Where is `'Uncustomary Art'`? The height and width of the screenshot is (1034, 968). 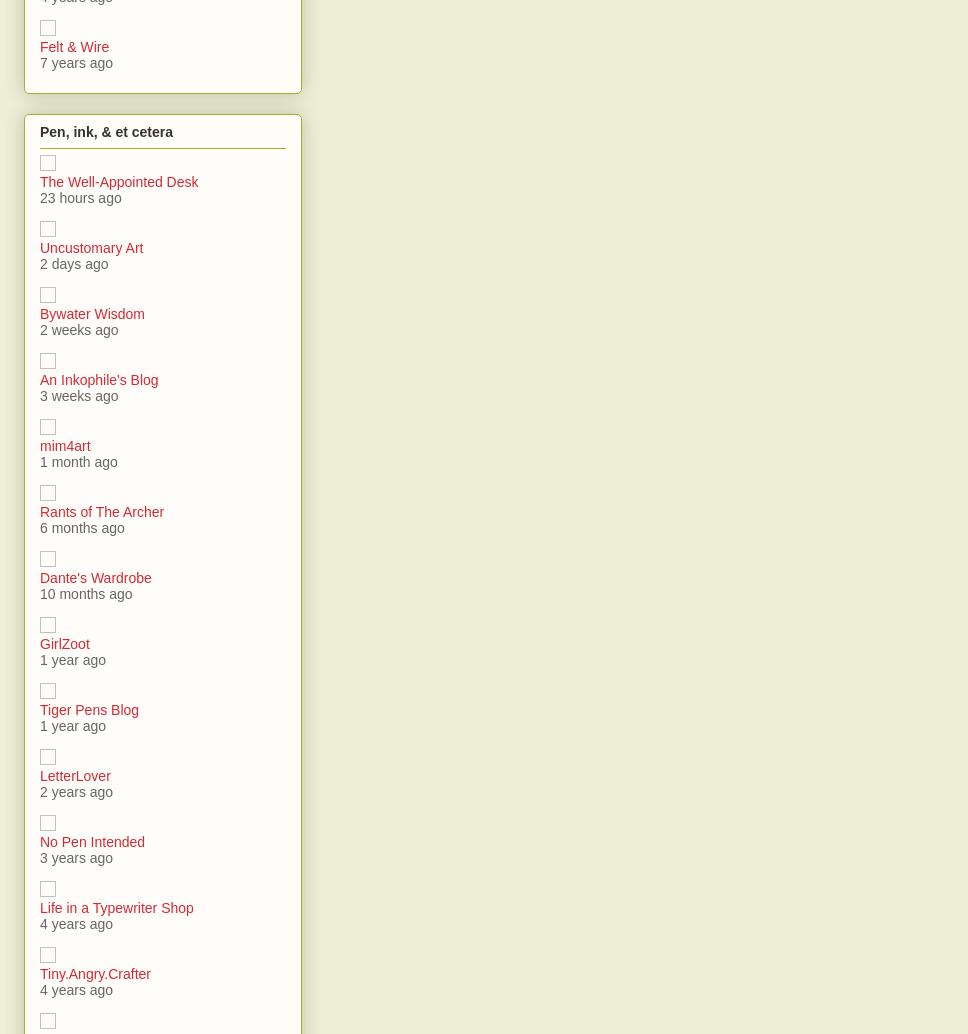 'Uncustomary Art' is located at coordinates (91, 247).